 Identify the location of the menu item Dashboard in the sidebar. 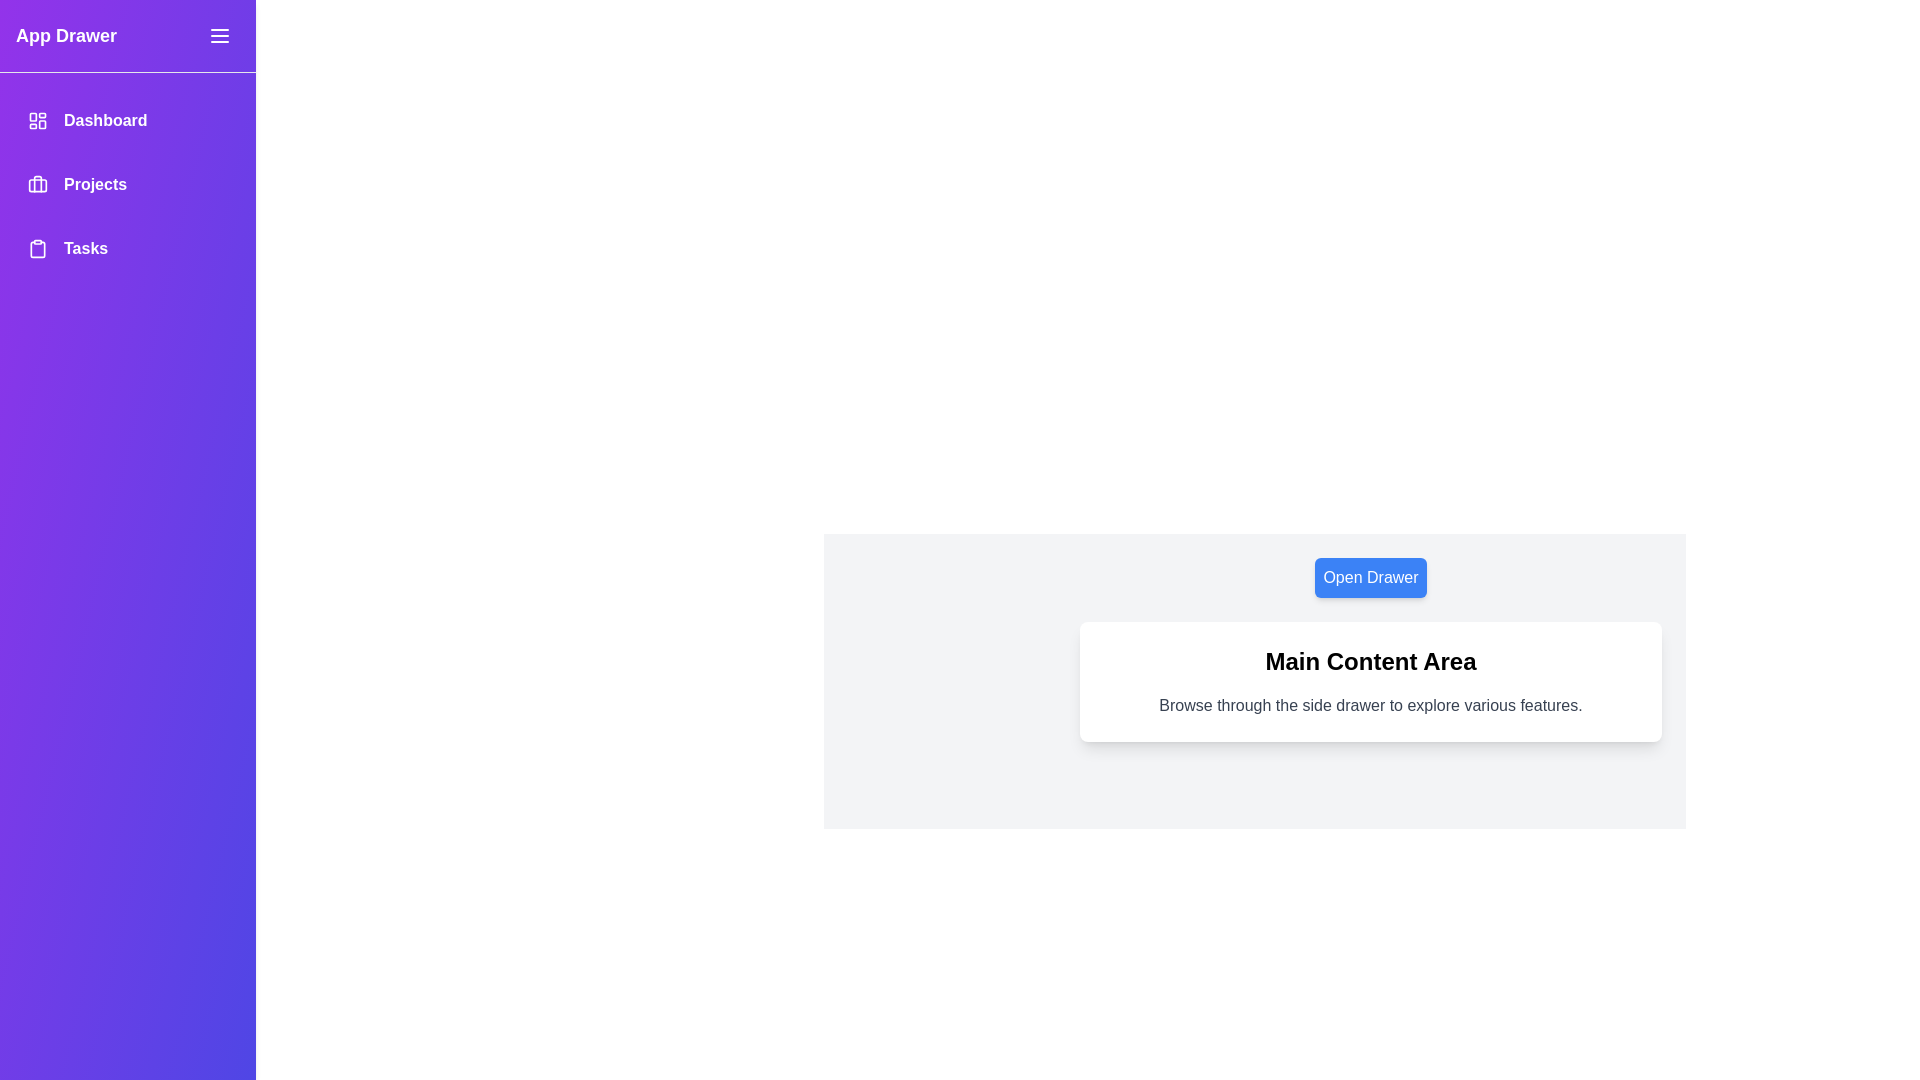
(127, 120).